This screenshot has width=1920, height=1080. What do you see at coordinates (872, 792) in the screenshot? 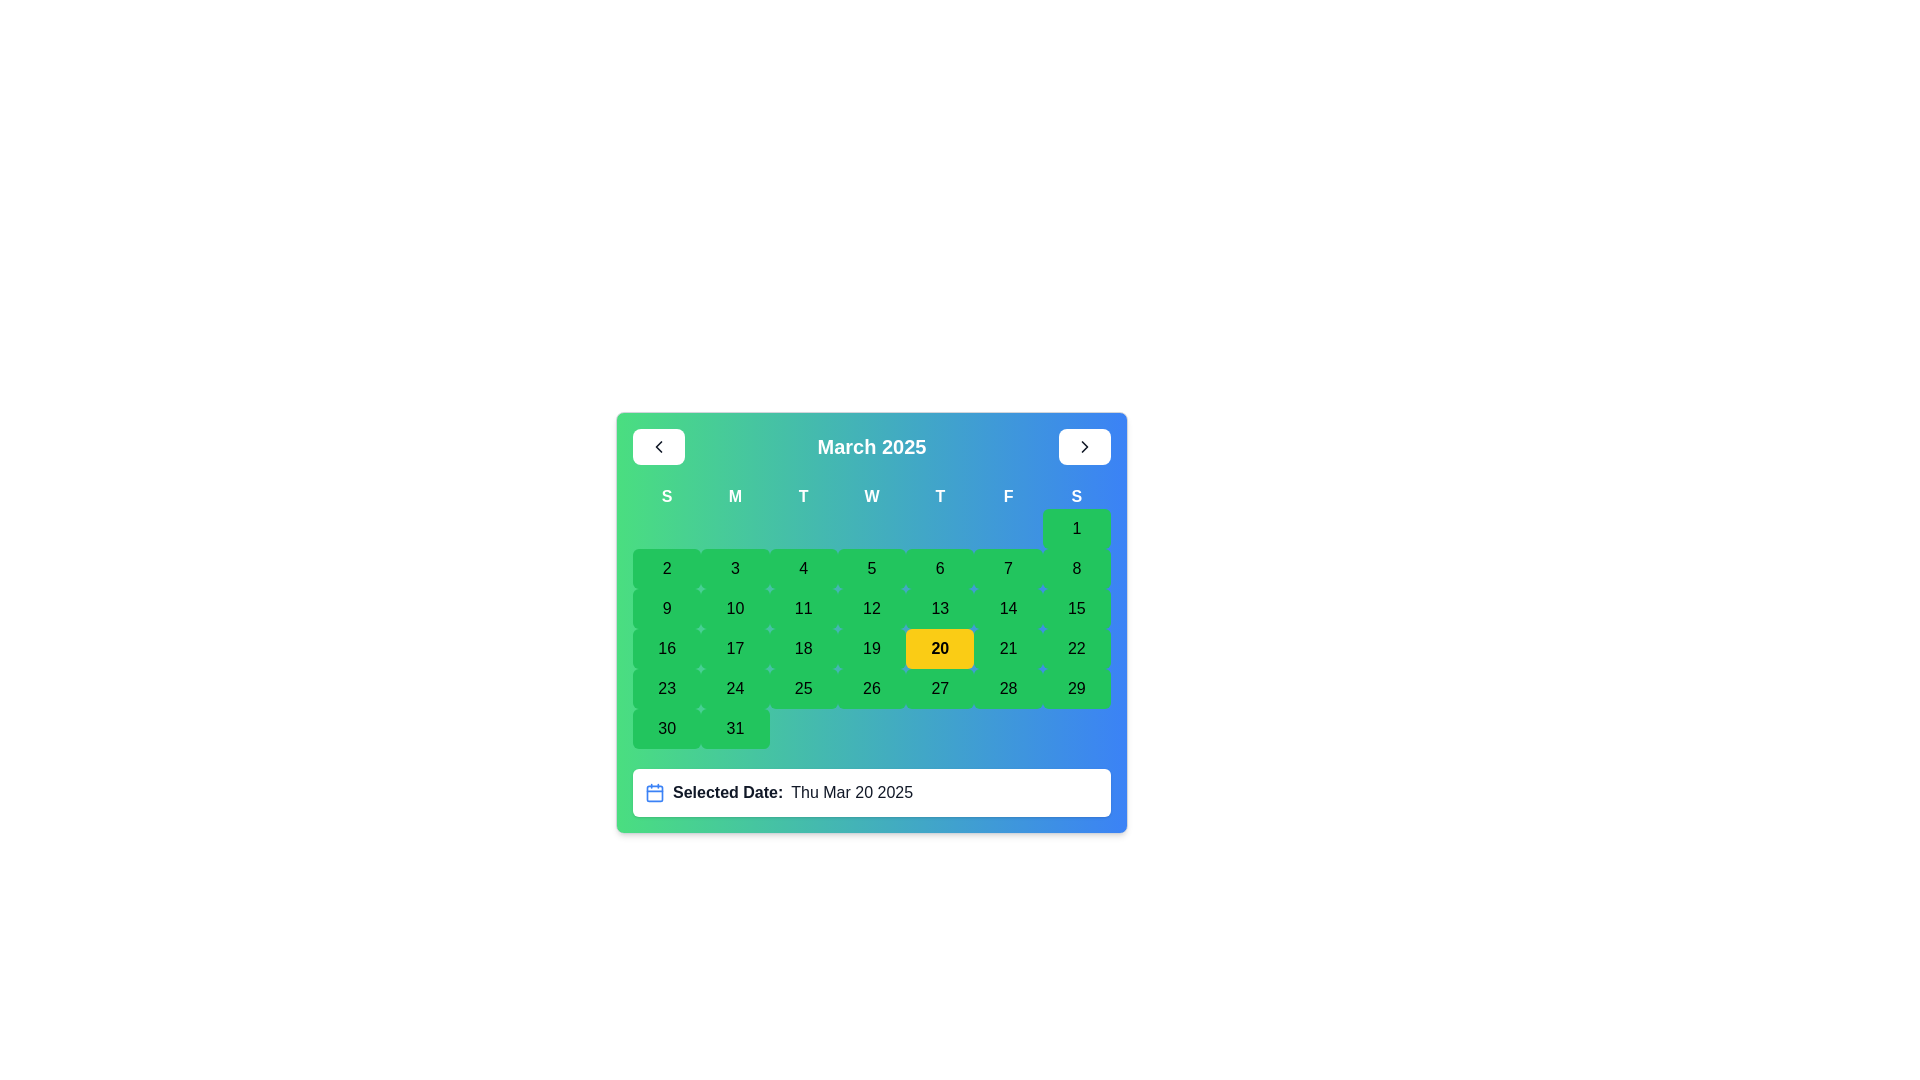
I see `the Text Label with Icon that displays the currently selected date from the calendar, located at the bottom of the interface under the calendar grid` at bounding box center [872, 792].